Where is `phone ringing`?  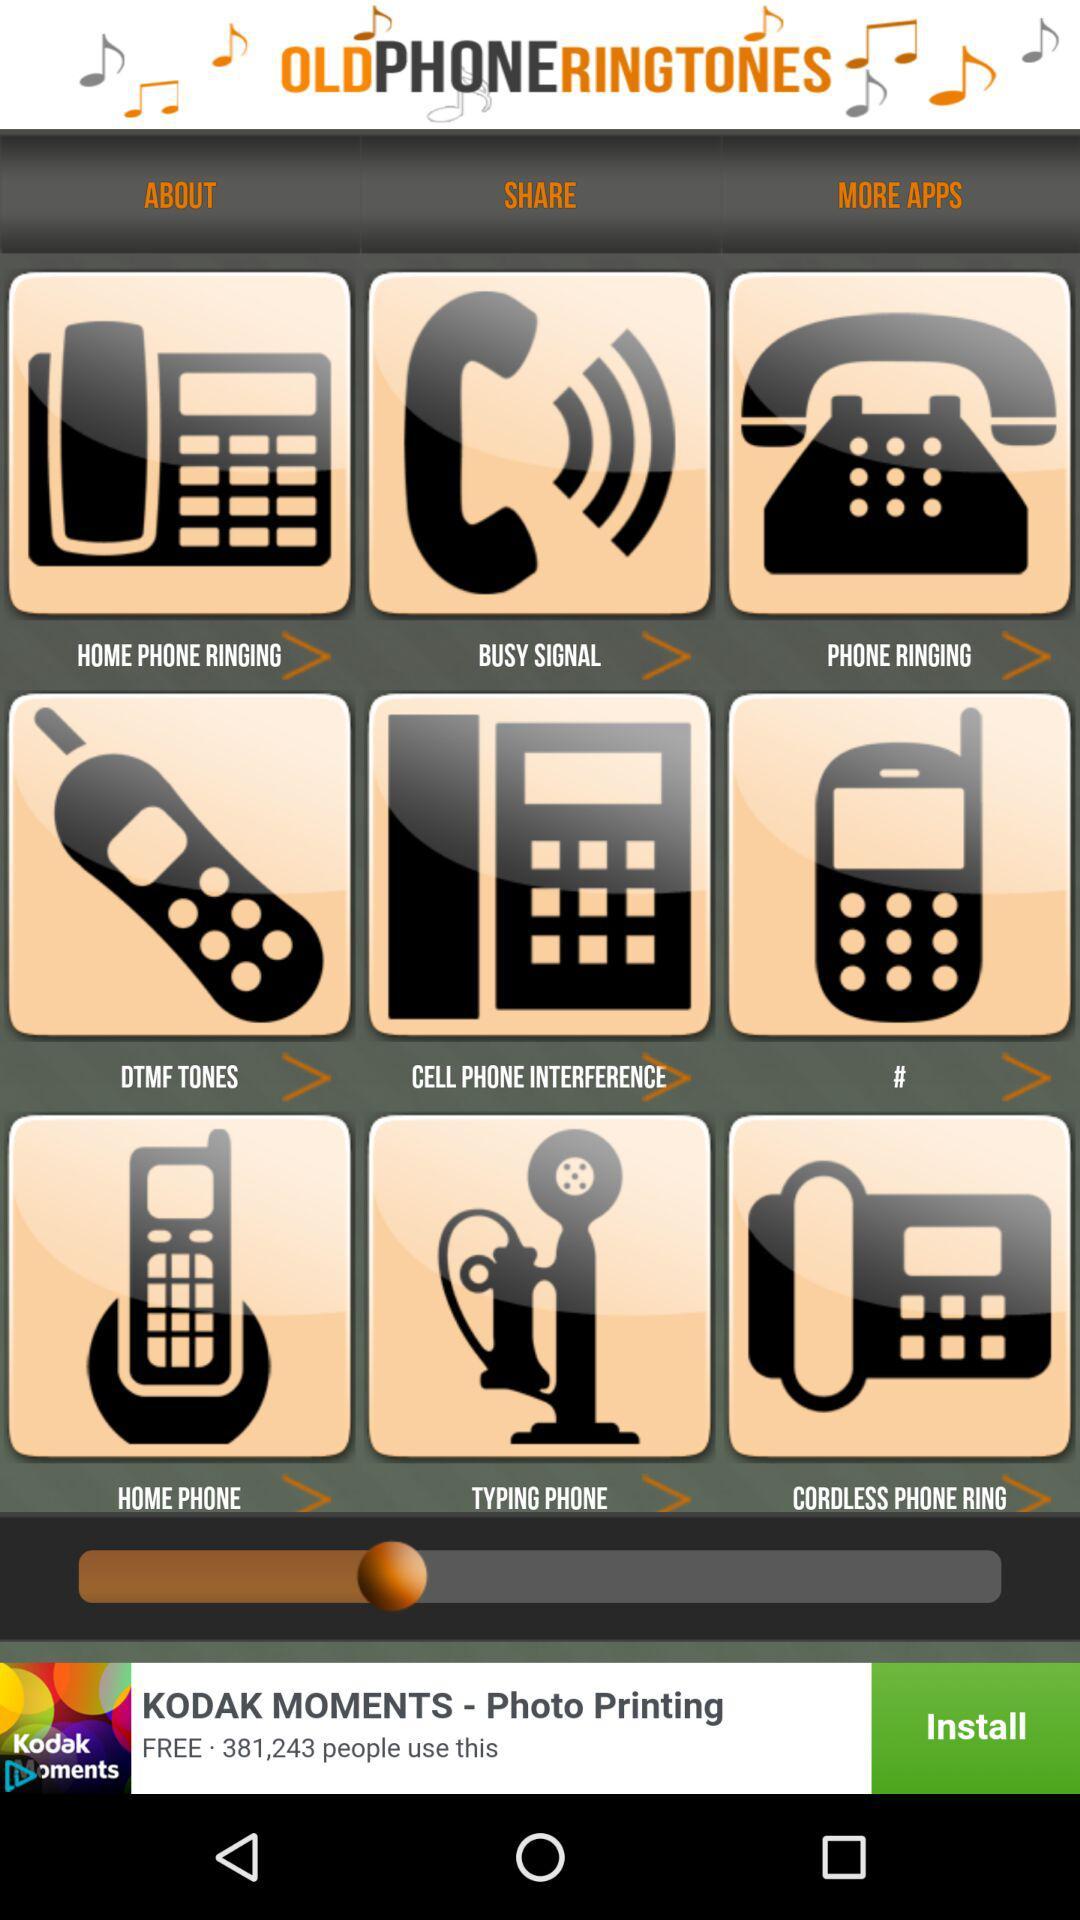
phone ringing is located at coordinates (898, 443).